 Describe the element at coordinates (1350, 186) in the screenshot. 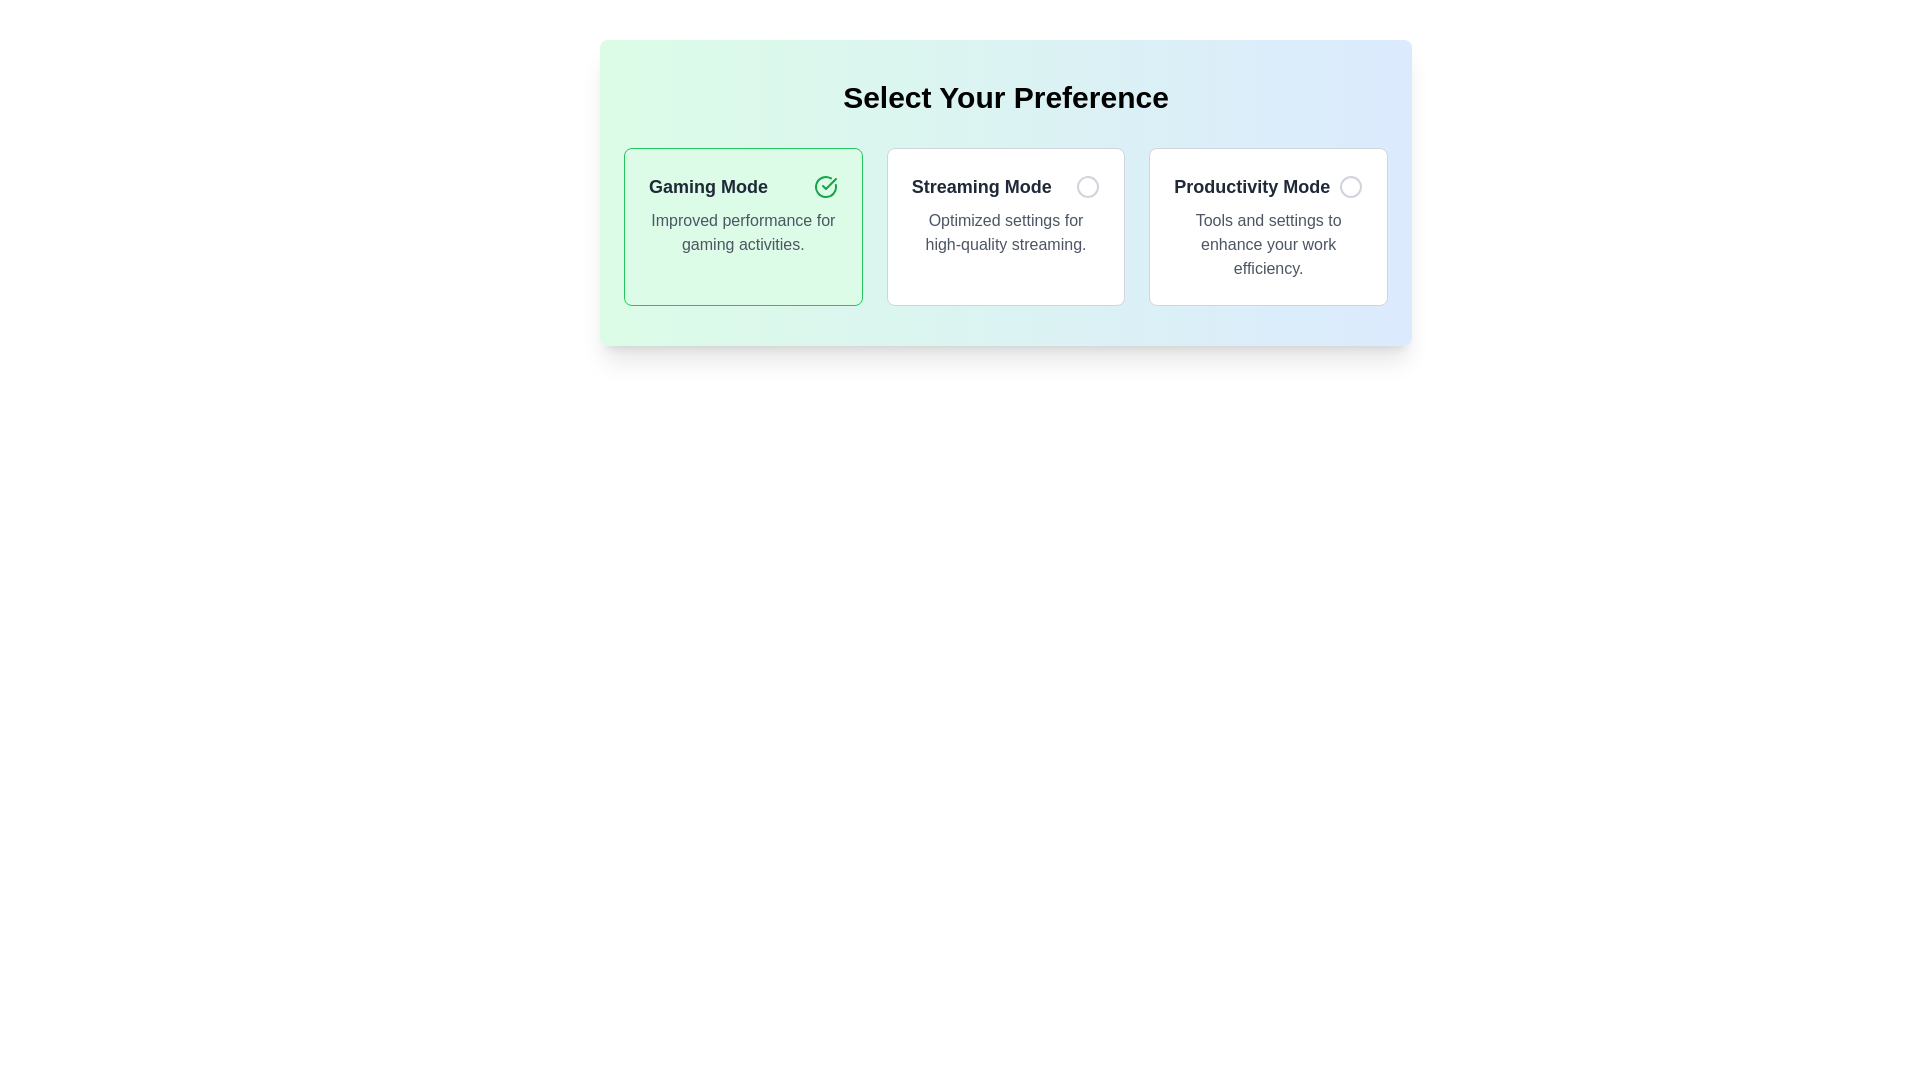

I see `the 'Productivity Mode' icon located to the right of the 'Productivity Mode' text label` at that location.